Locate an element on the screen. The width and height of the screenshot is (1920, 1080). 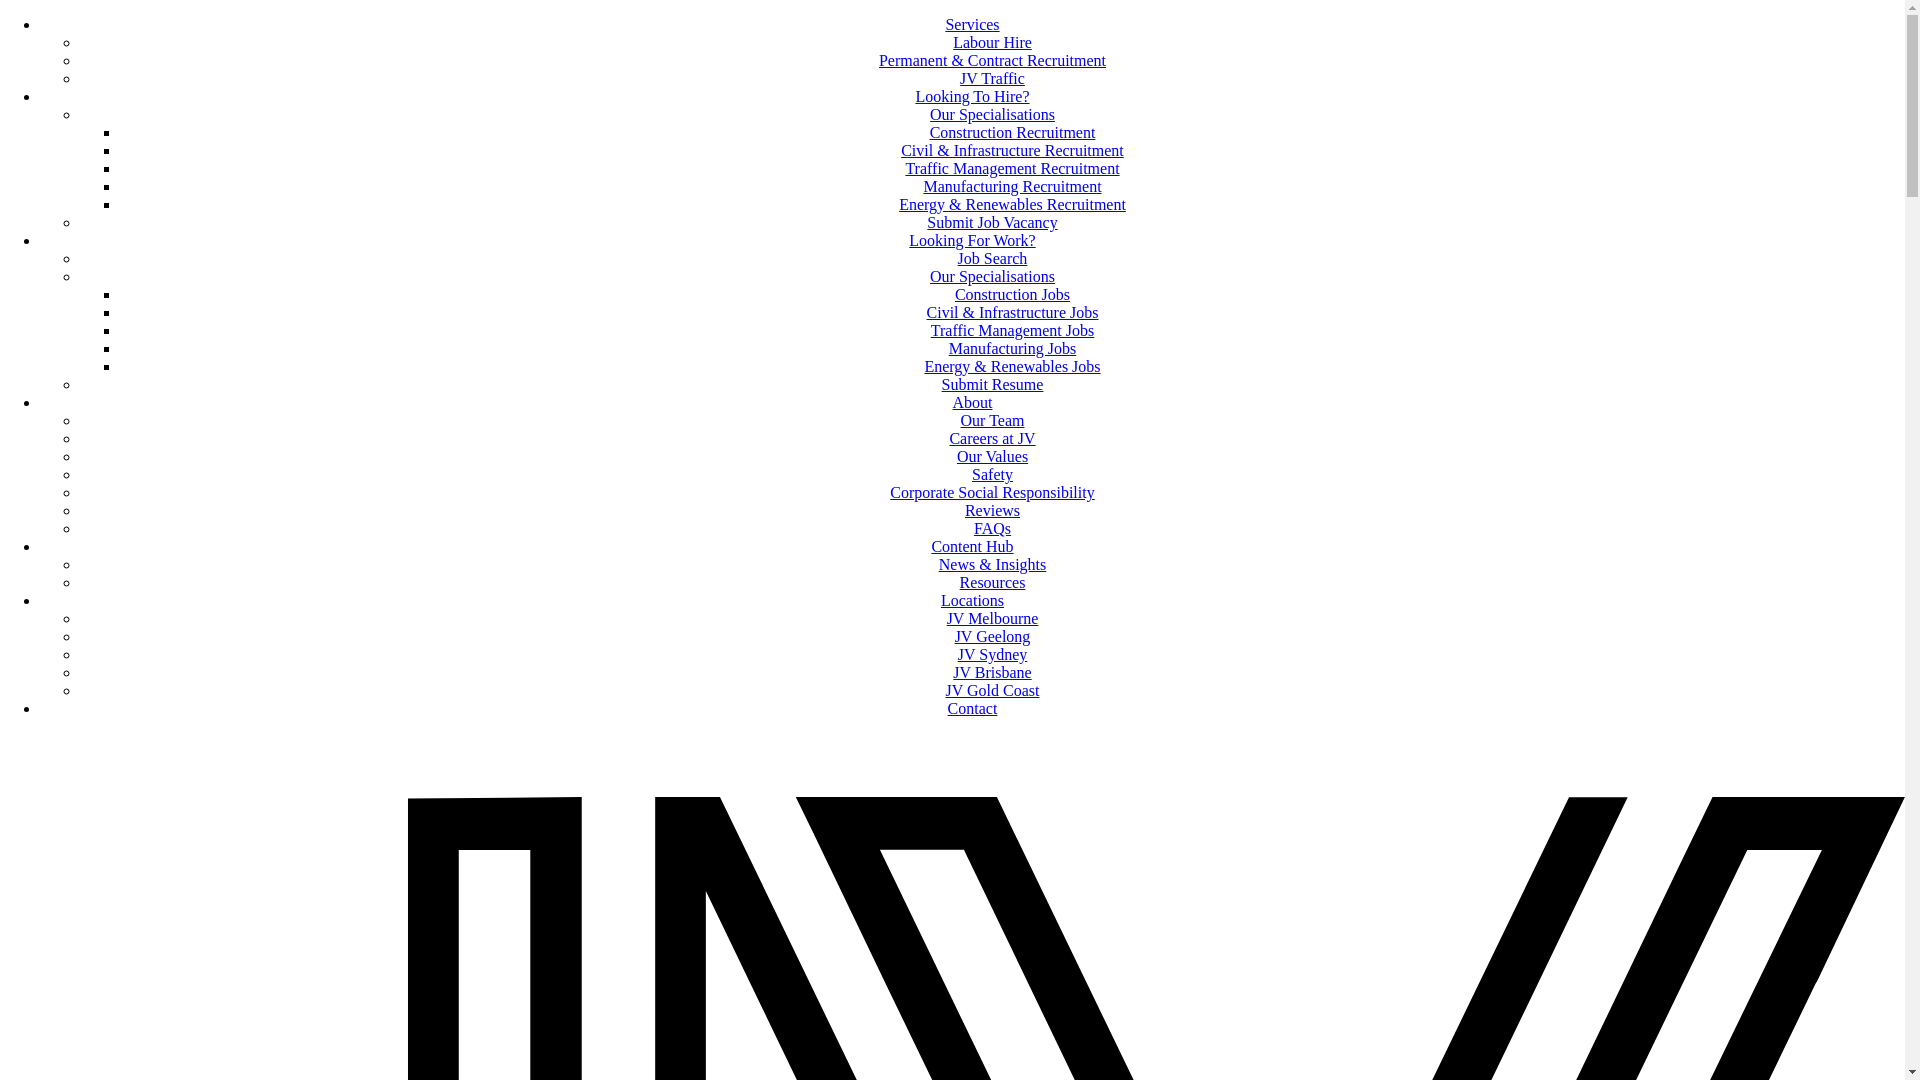
'News & Insights' is located at coordinates (938, 564).